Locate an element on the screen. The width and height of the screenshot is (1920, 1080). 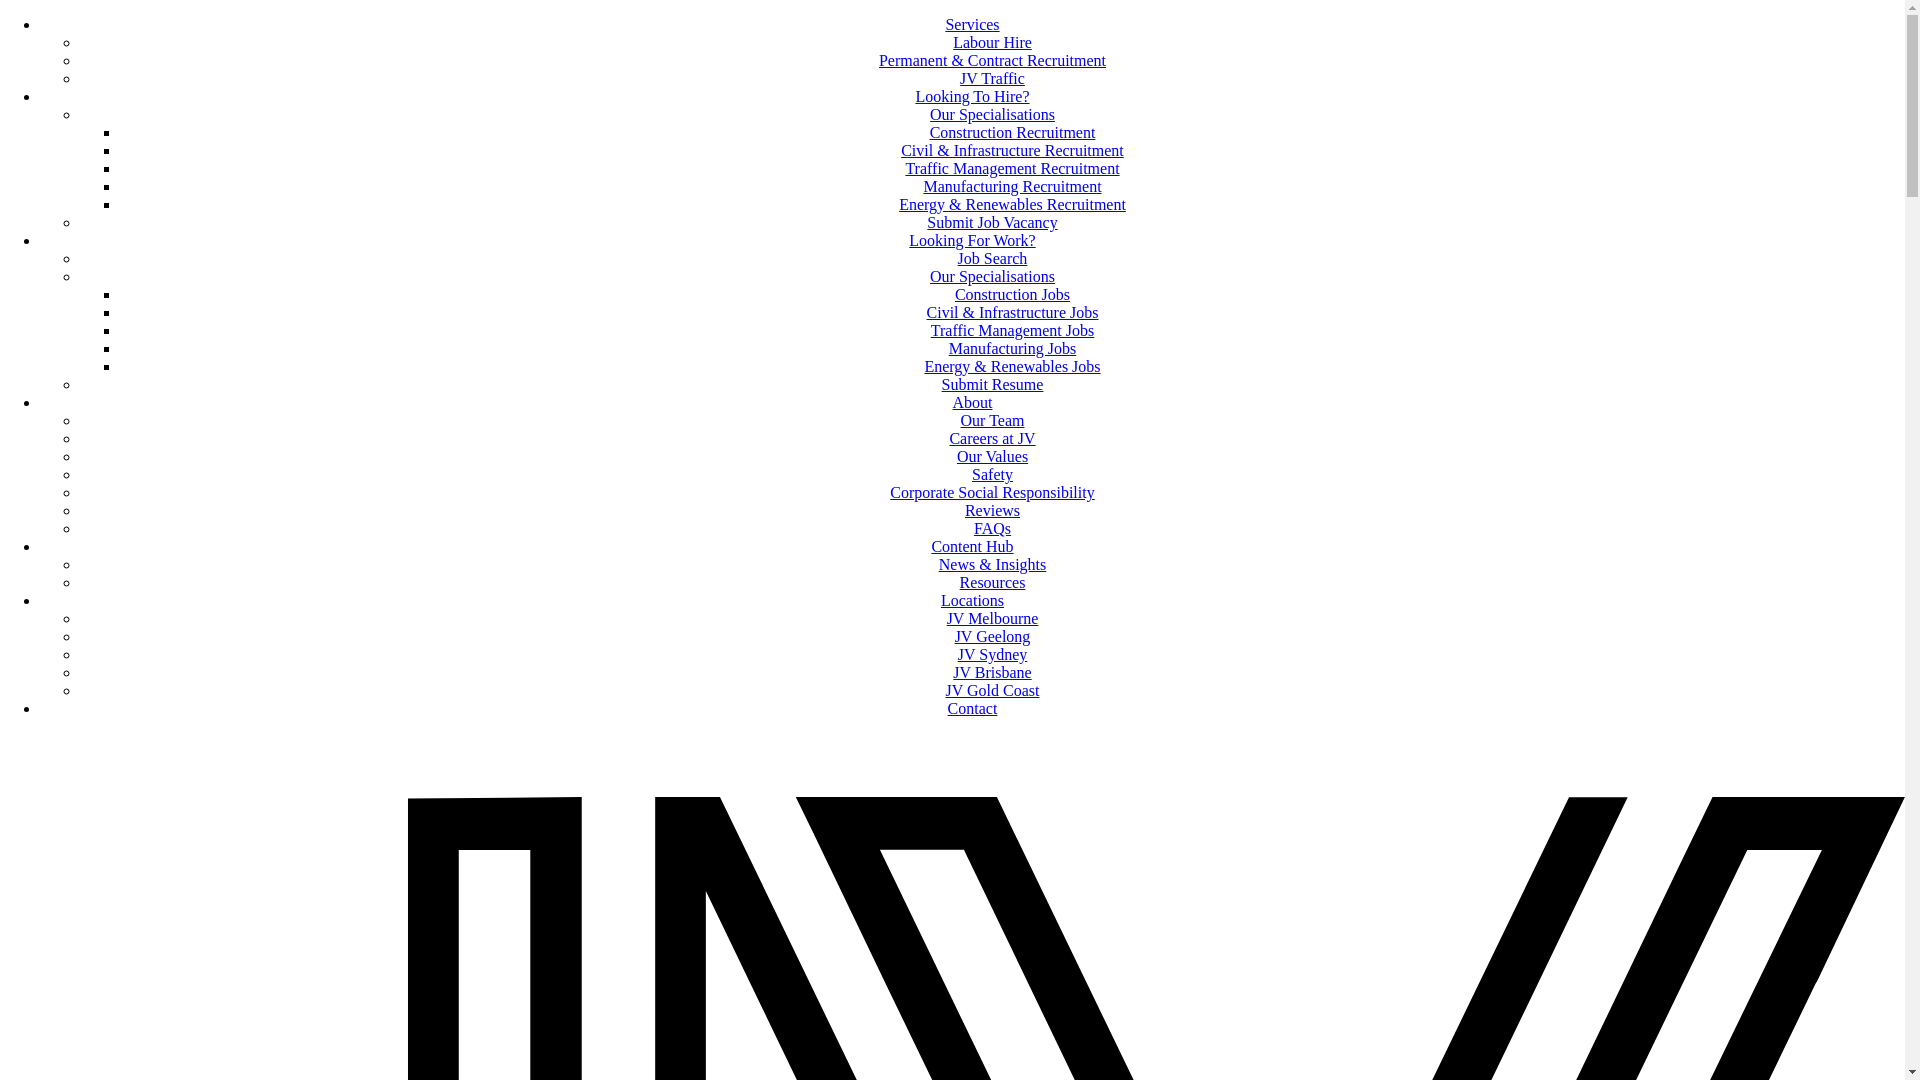
'News & Insights' is located at coordinates (938, 564).